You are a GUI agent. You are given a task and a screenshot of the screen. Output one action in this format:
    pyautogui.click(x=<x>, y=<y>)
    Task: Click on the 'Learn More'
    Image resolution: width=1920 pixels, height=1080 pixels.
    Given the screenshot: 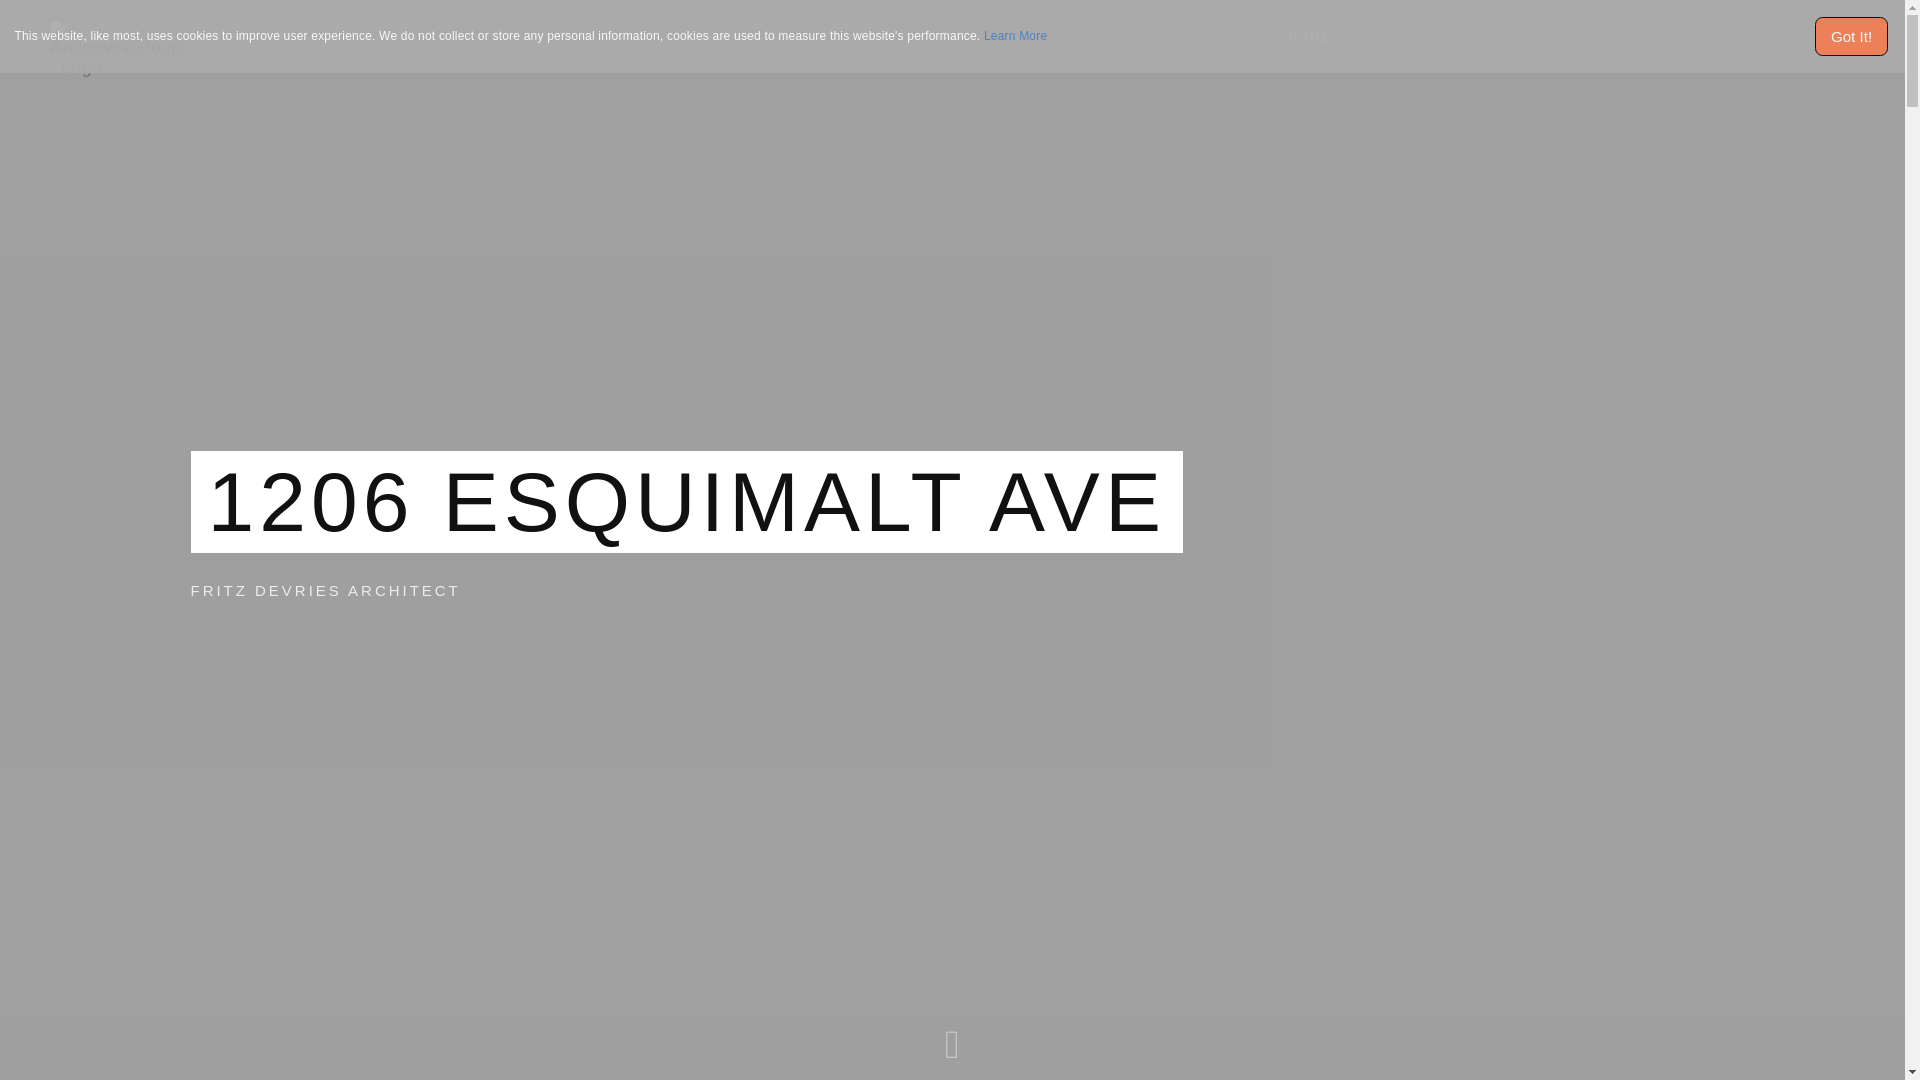 What is the action you would take?
    pyautogui.click(x=1015, y=35)
    